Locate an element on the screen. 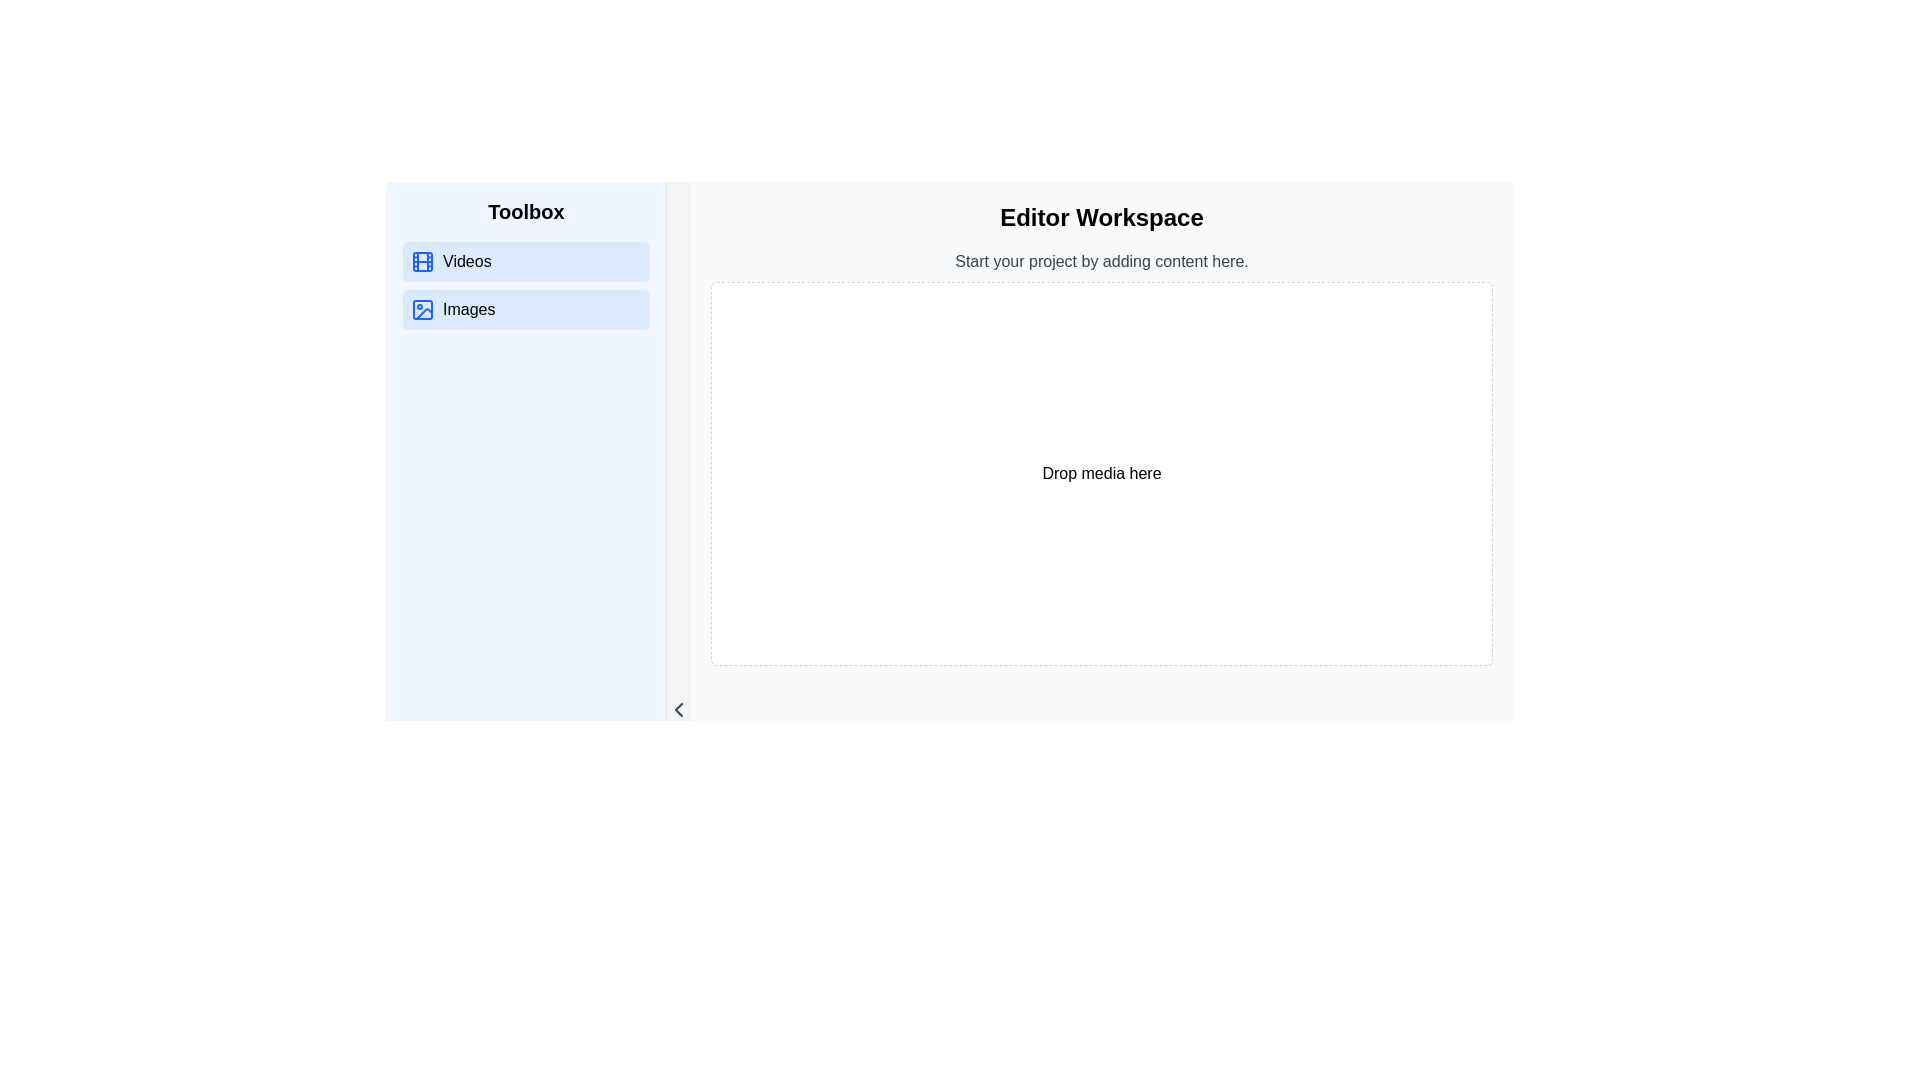 Image resolution: width=1920 pixels, height=1080 pixels. the instruction text located below the header 'Editor Workspace' and above the dashed-bordered area designated by 'Drop media here' is located at coordinates (1101, 261).